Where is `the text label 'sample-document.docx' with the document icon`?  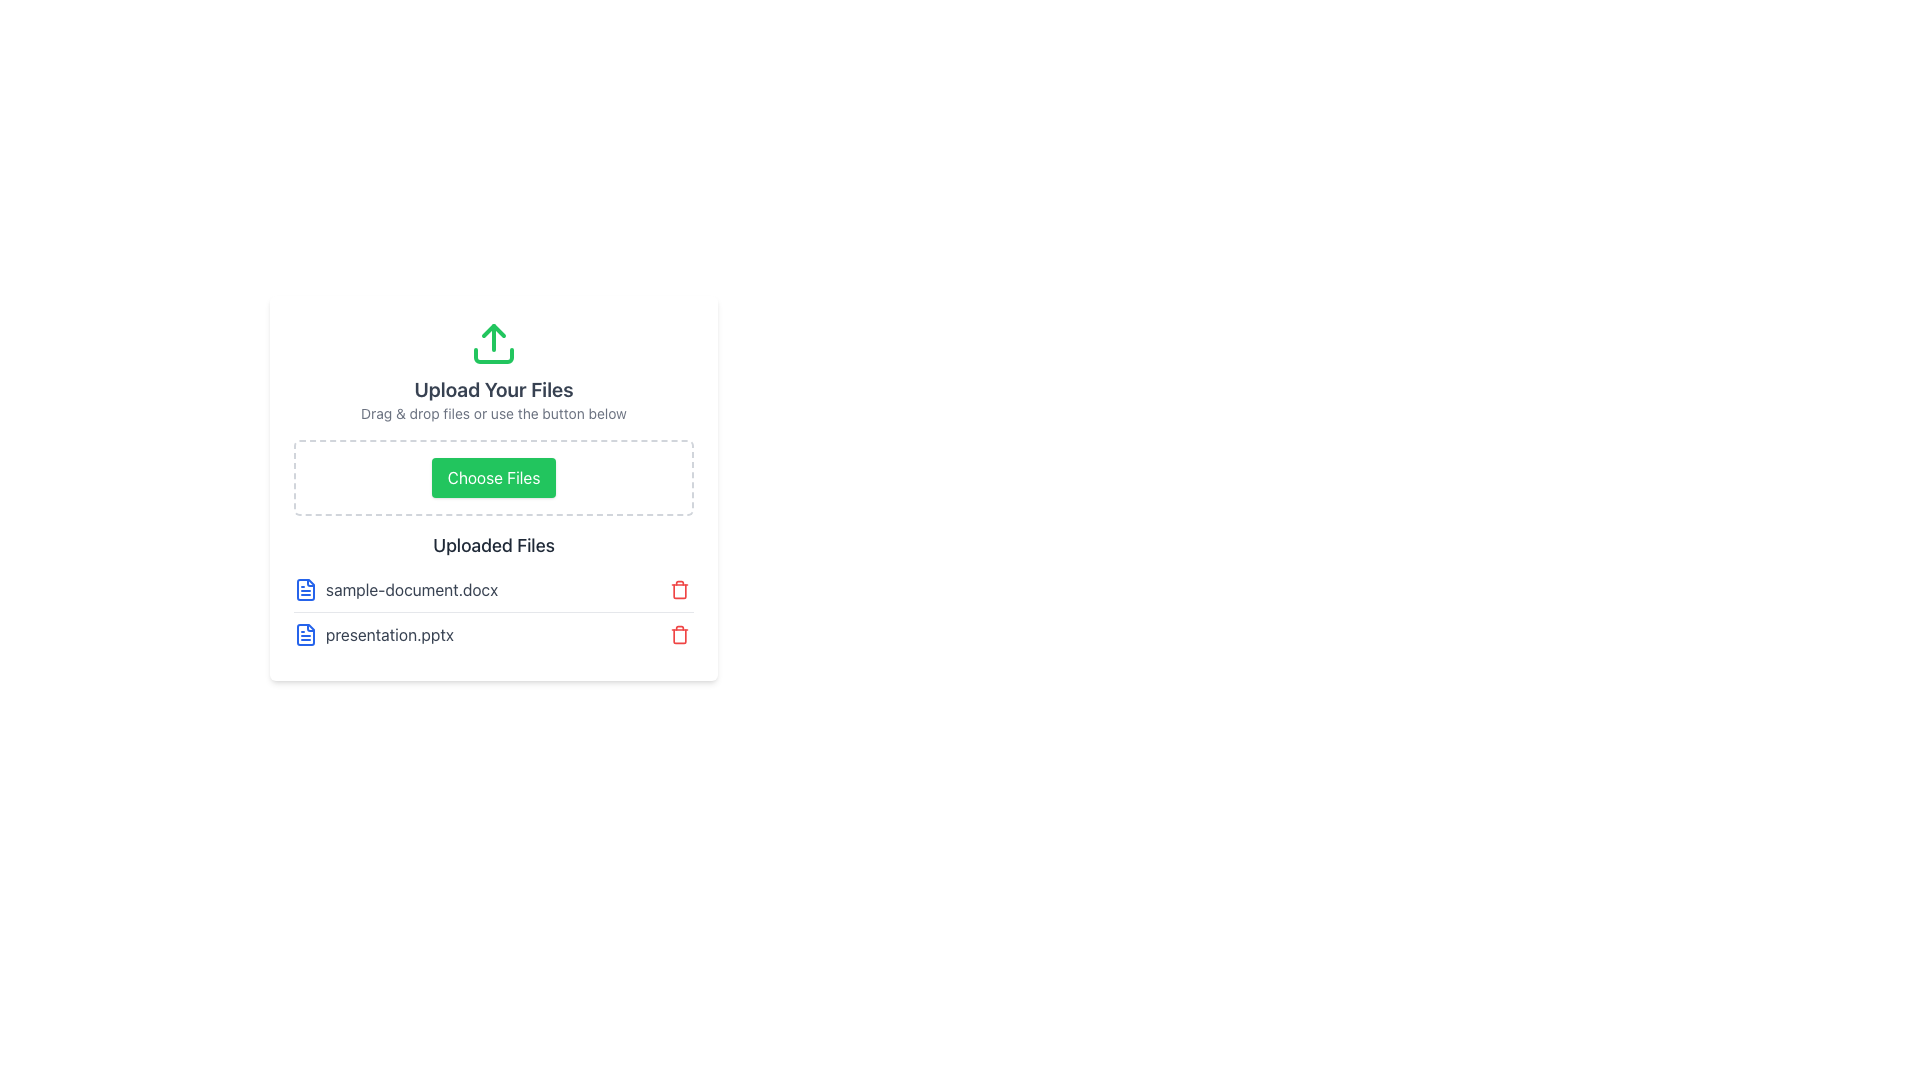
the text label 'sample-document.docx' with the document icon is located at coordinates (396, 589).